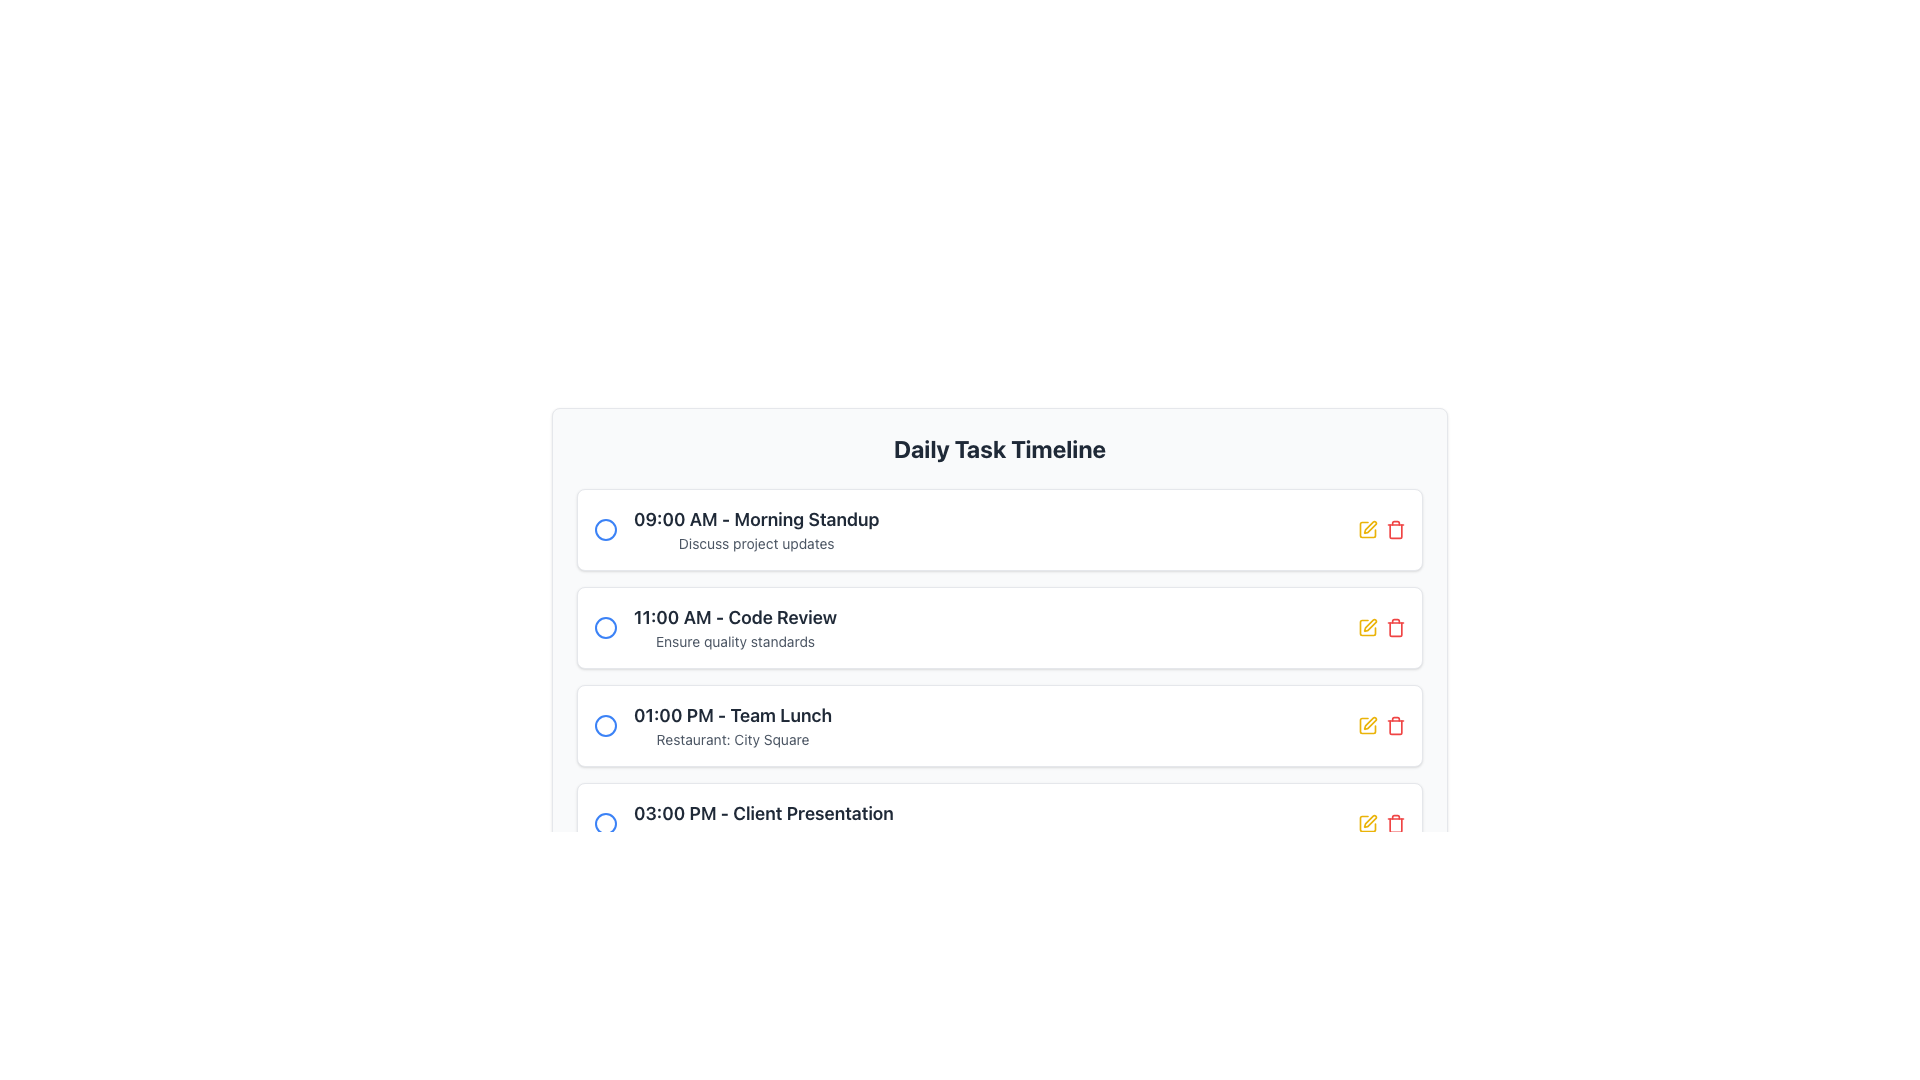  Describe the element at coordinates (604, 528) in the screenshot. I see `the first circular status icon located at the left edge of the '09:00 AM - Morning Standup' task item in the Daily Task Timeline interface` at that location.